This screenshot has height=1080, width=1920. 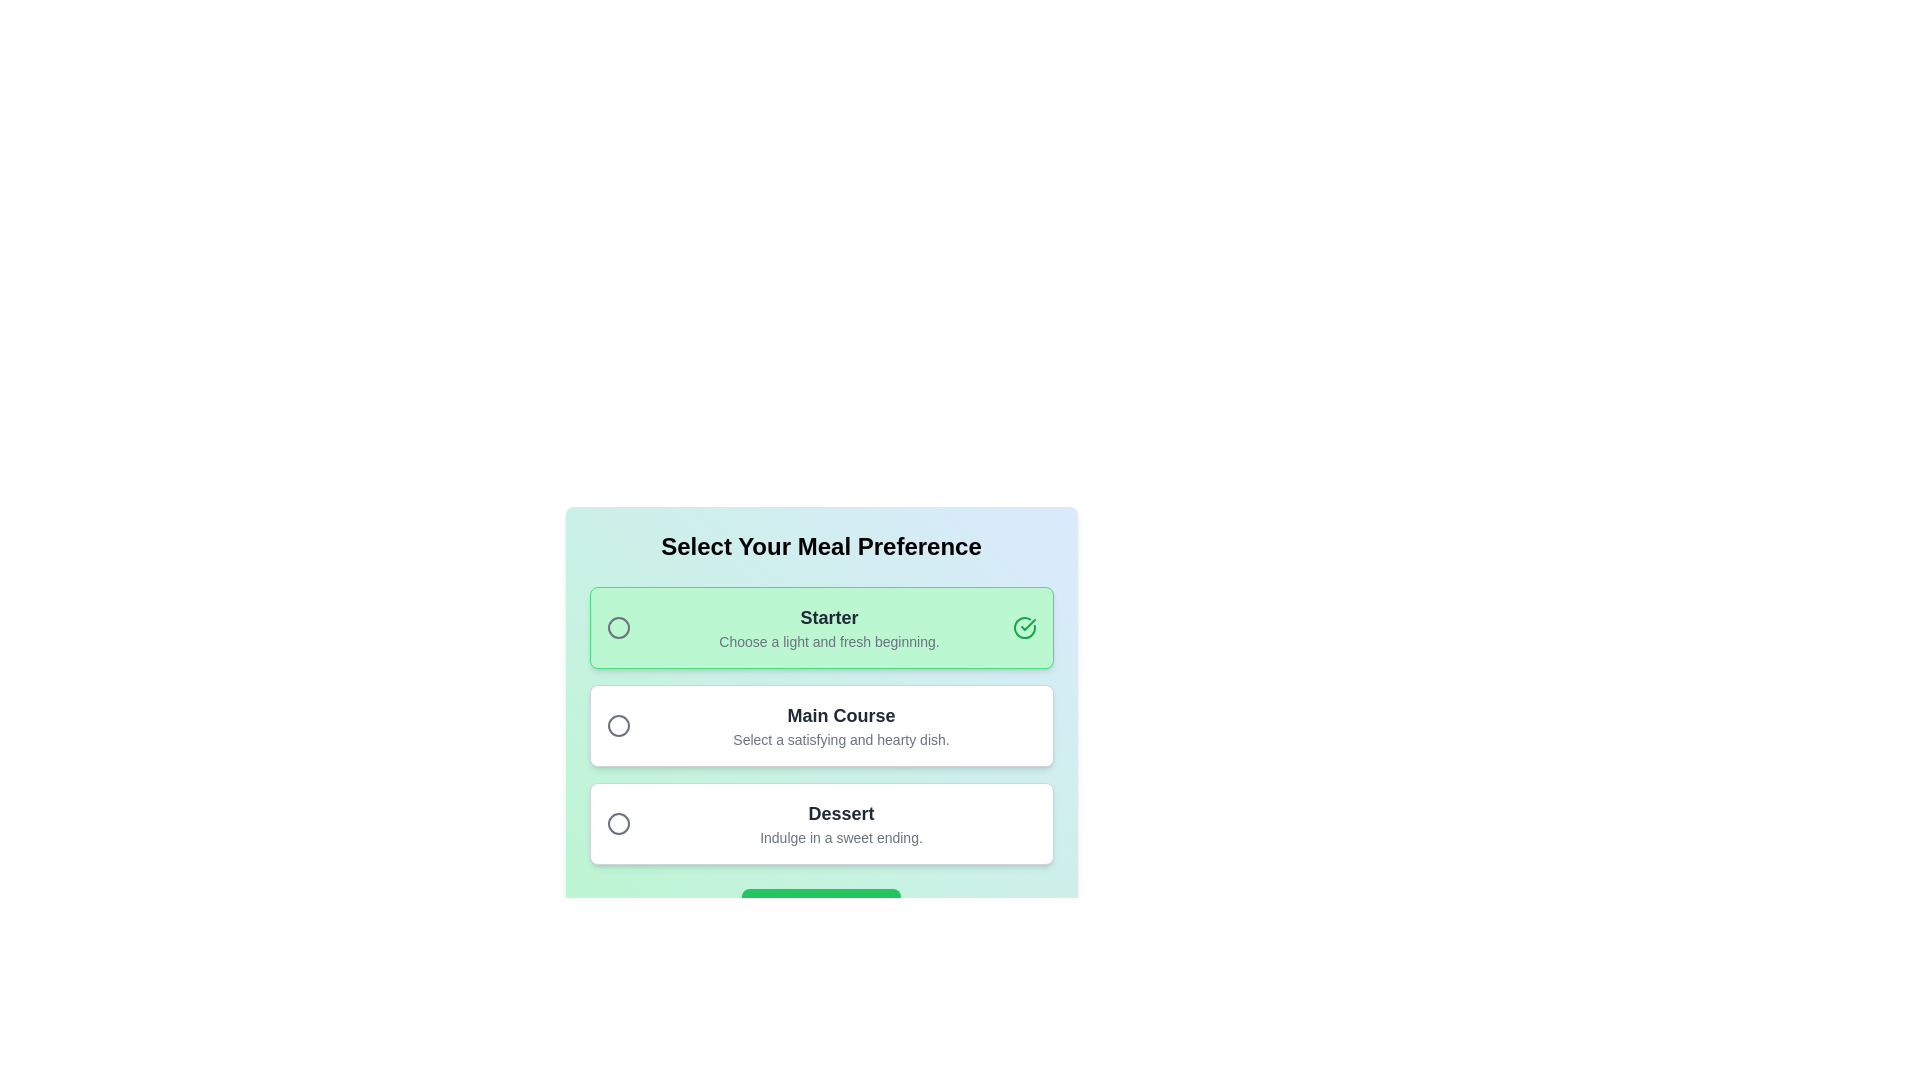 I want to click on the 'Main Course' label that provides contextual information for meal selection, located within the second item of the menu, positioned between 'Starter' and 'Dessert', so click(x=841, y=725).